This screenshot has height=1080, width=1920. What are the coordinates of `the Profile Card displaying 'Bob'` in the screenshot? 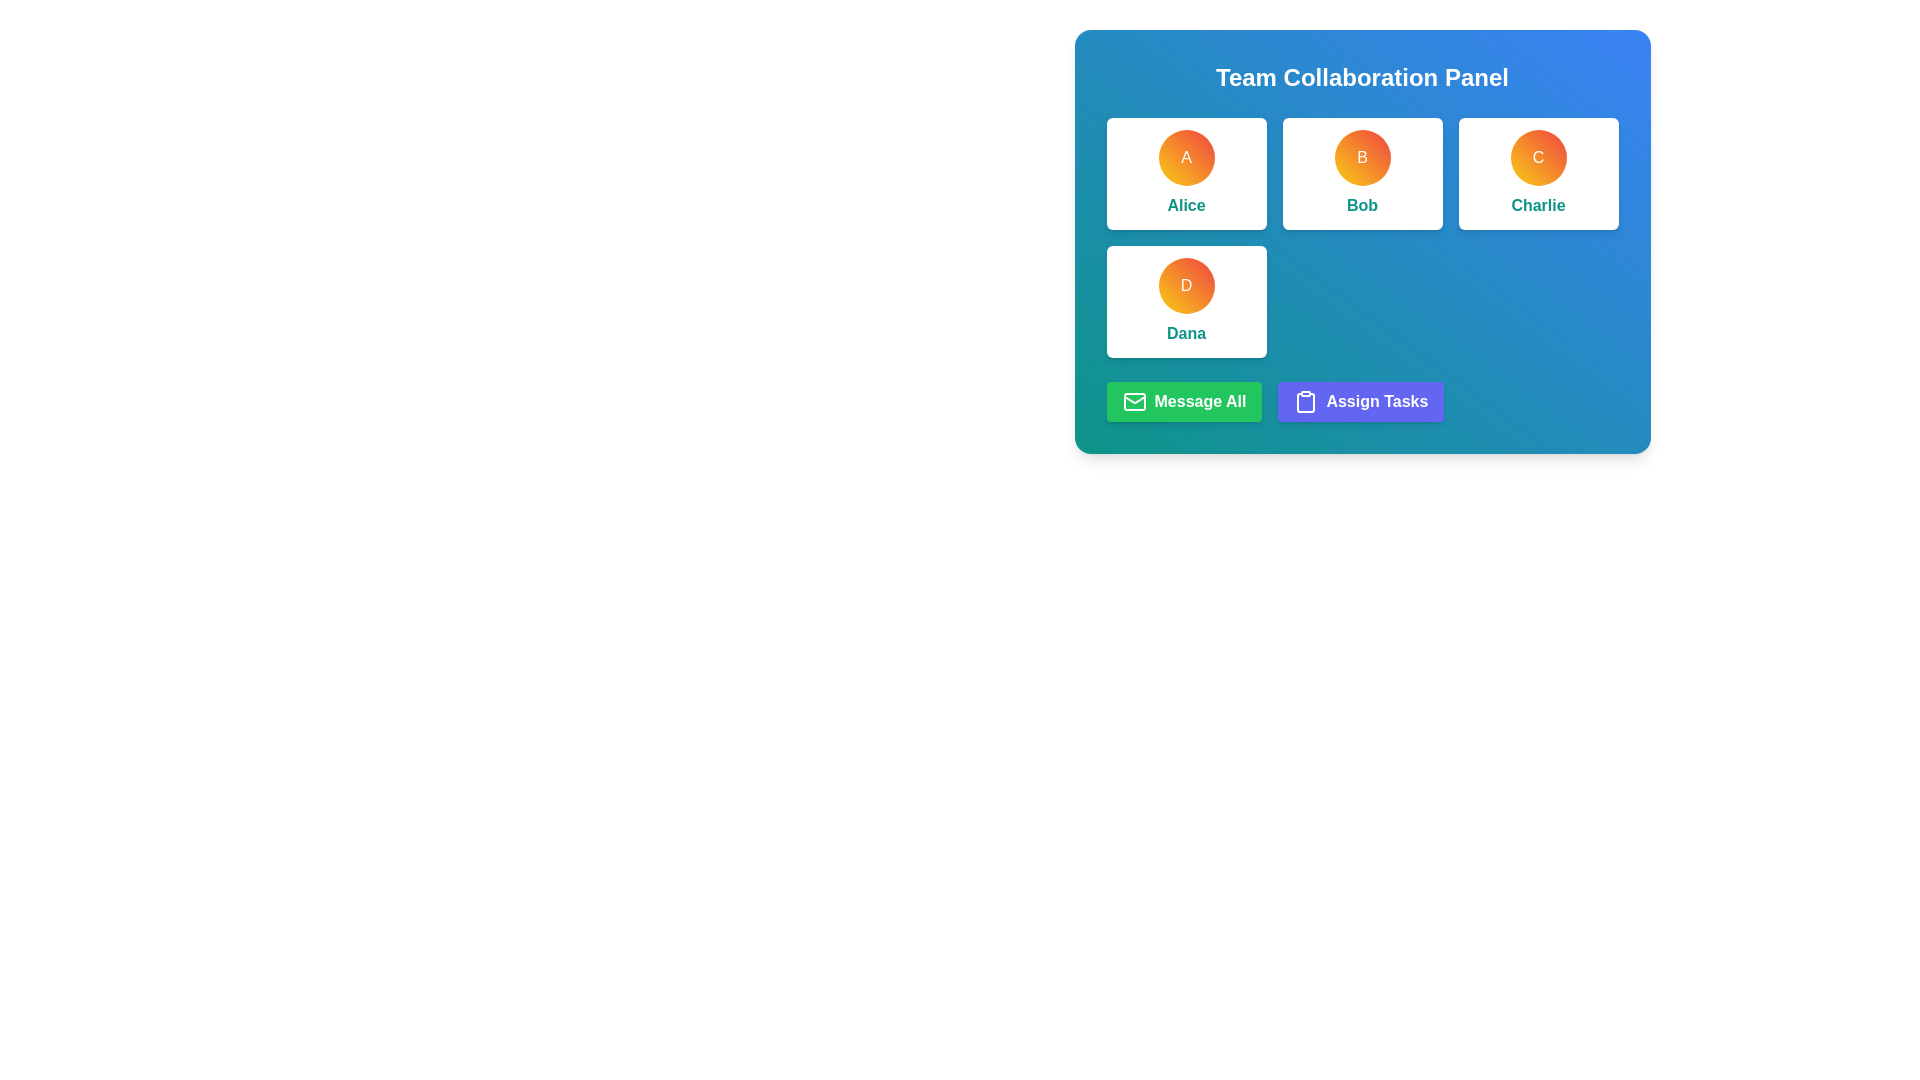 It's located at (1361, 172).